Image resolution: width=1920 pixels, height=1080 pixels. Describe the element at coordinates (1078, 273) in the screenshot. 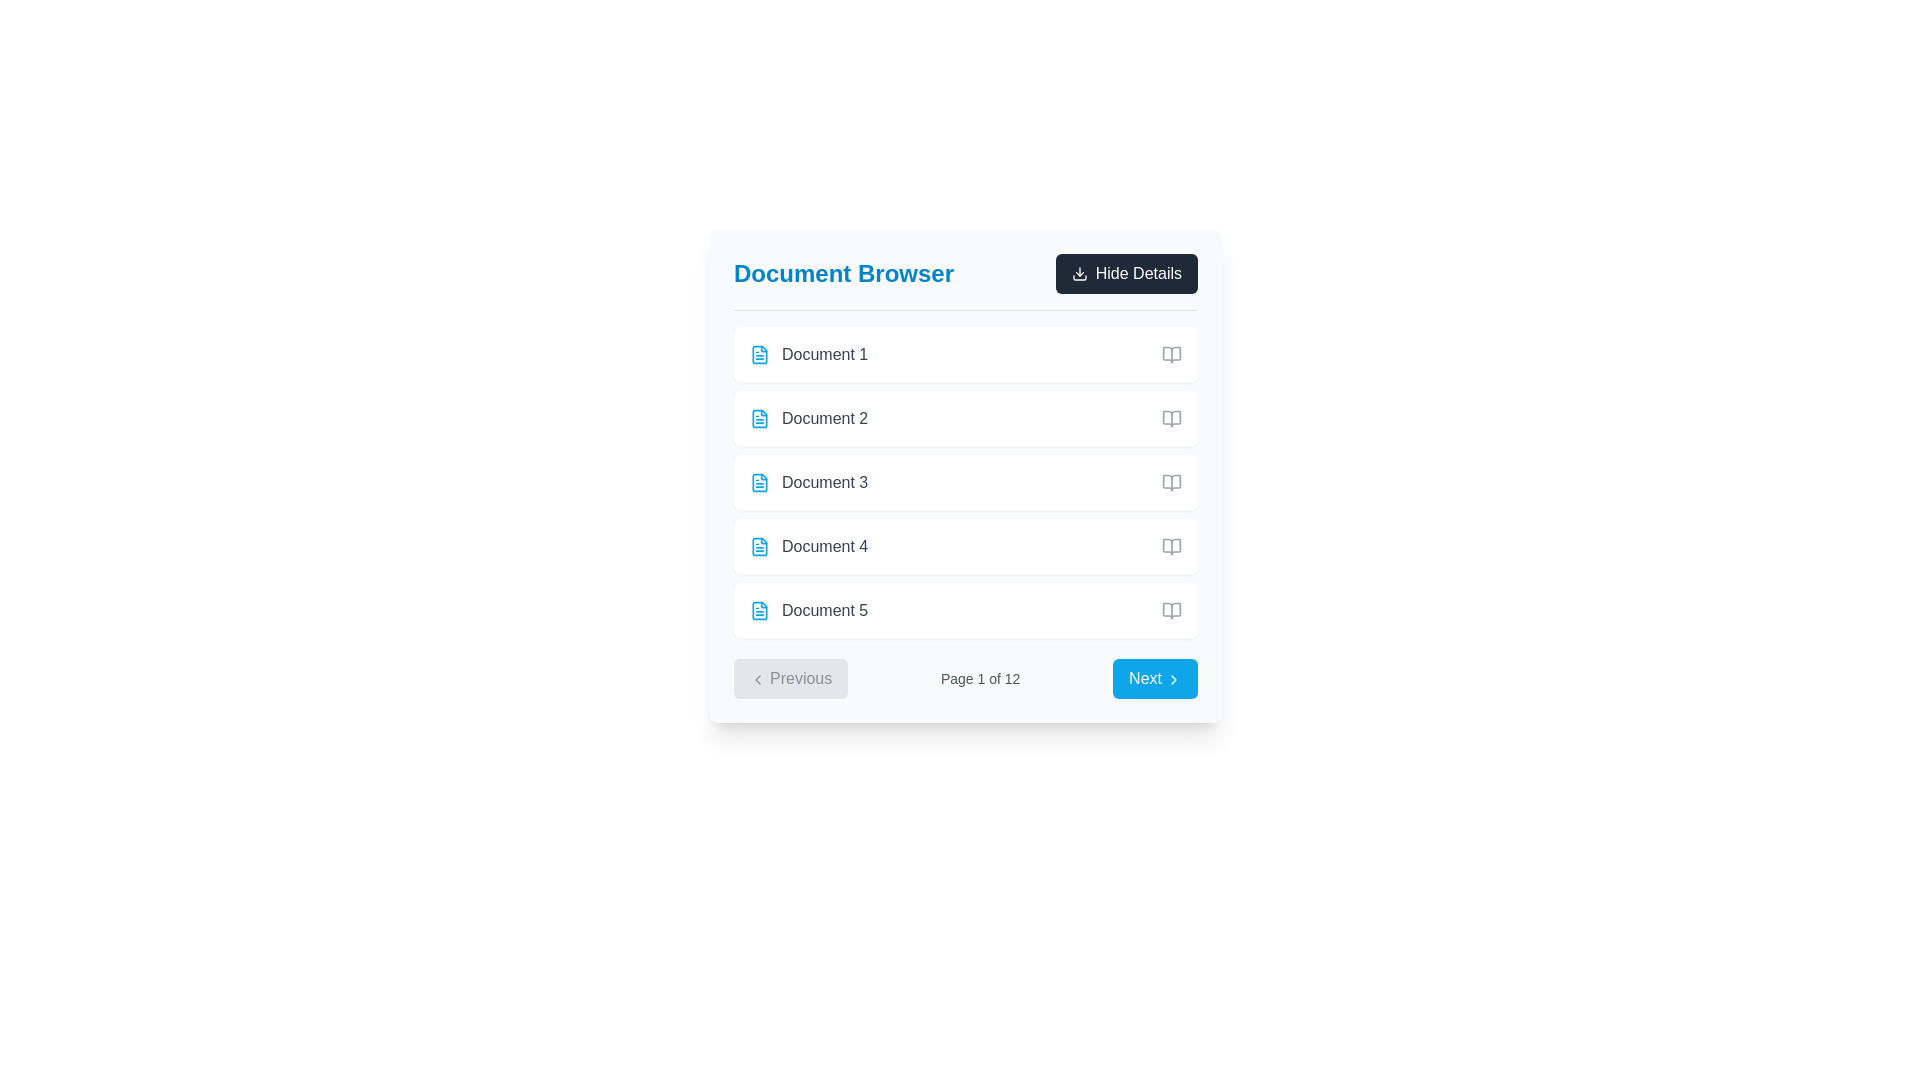

I see `the download icon located within the 'Hide Details' button at the top right of the 'Document Browser' panel` at that location.